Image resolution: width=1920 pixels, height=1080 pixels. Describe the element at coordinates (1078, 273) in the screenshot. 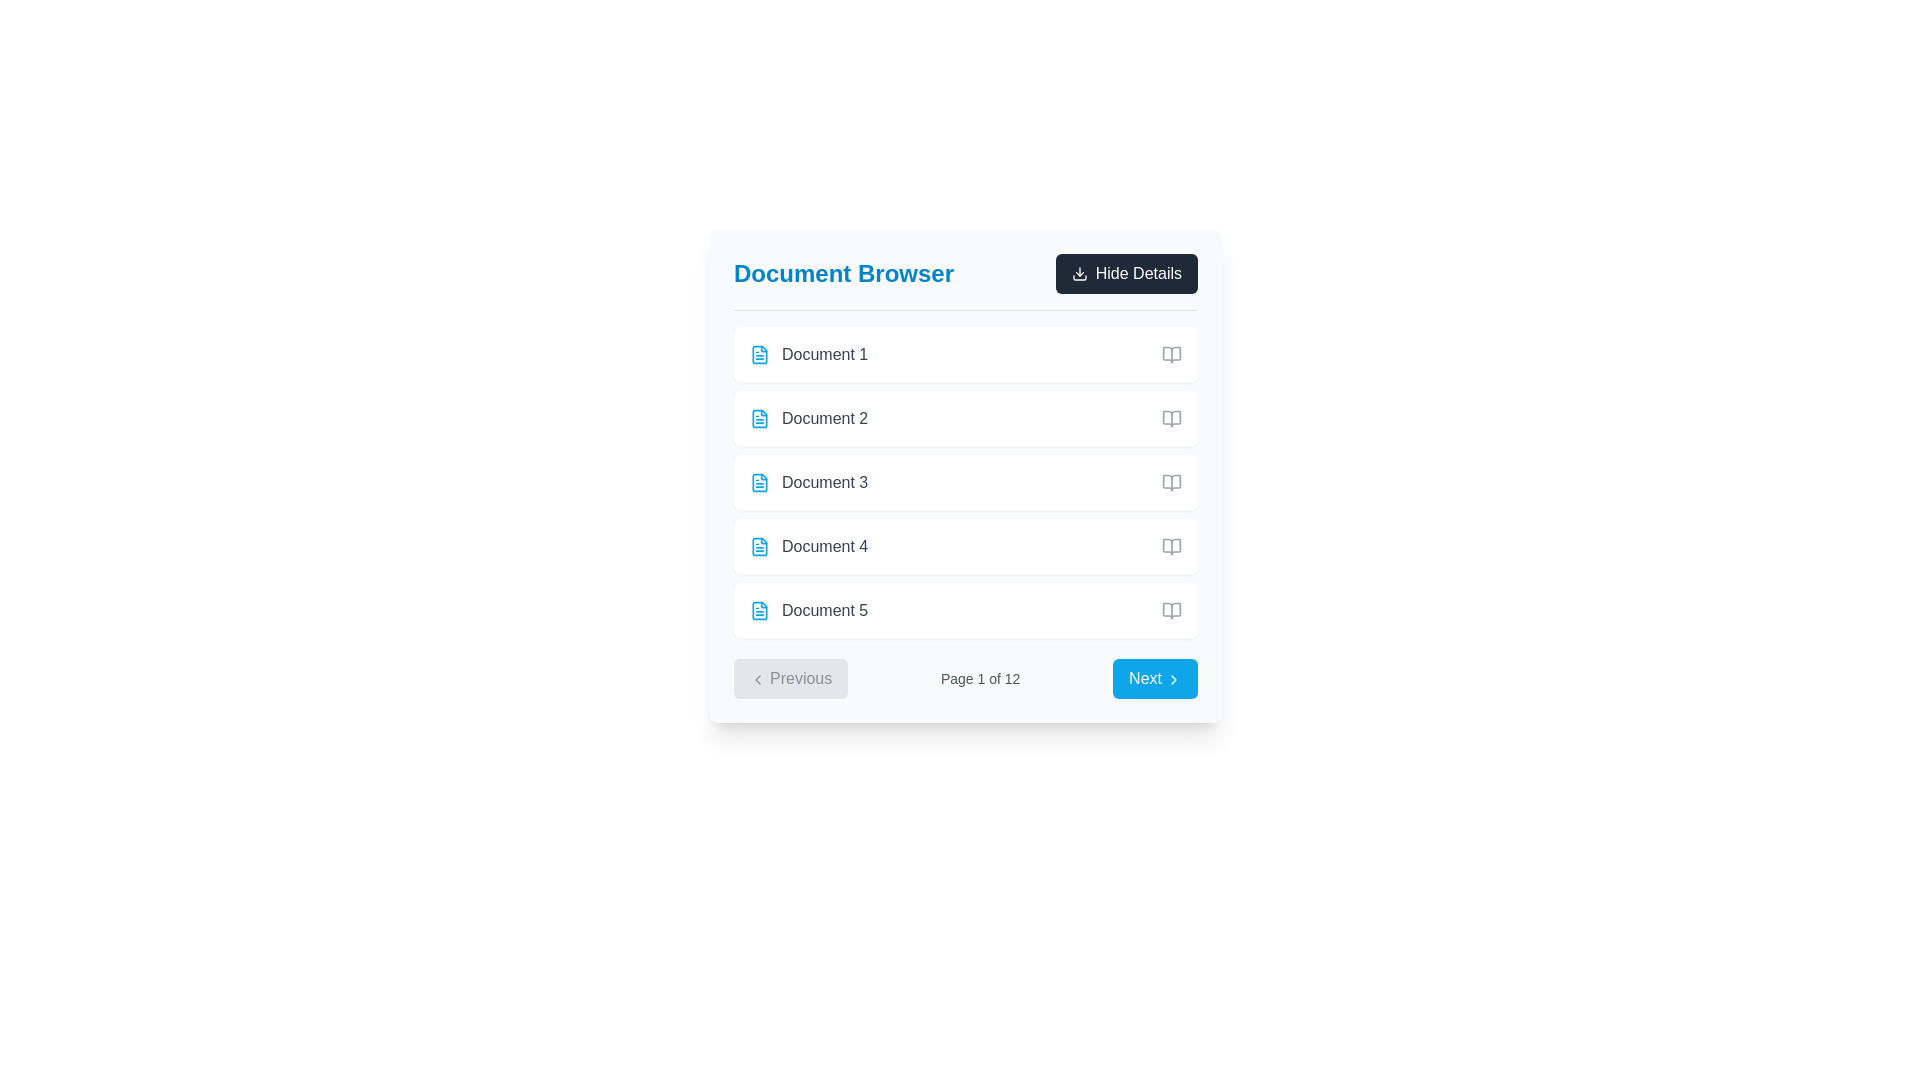

I see `the download icon located within the 'Hide Details' button at the top right of the 'Document Browser' panel` at that location.